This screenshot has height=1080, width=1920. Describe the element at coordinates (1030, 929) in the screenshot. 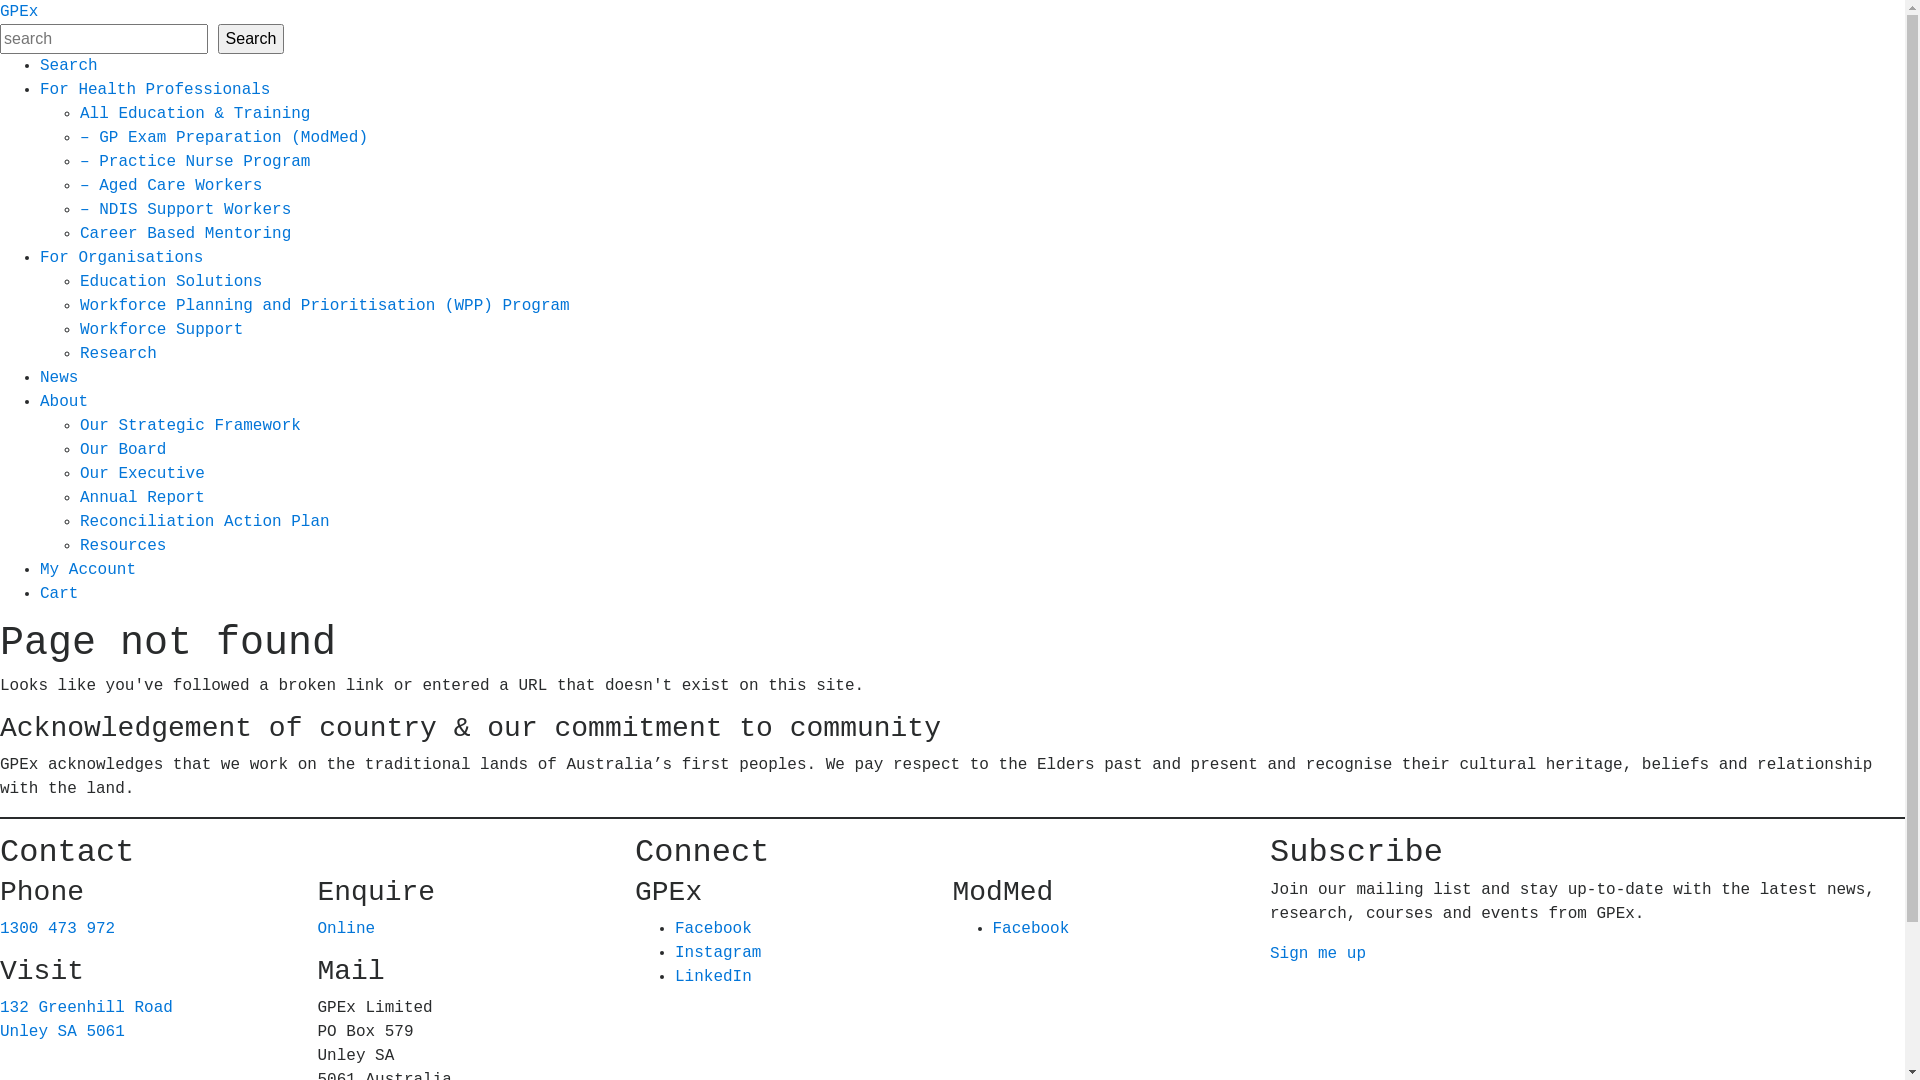

I see `'Facebook'` at that location.